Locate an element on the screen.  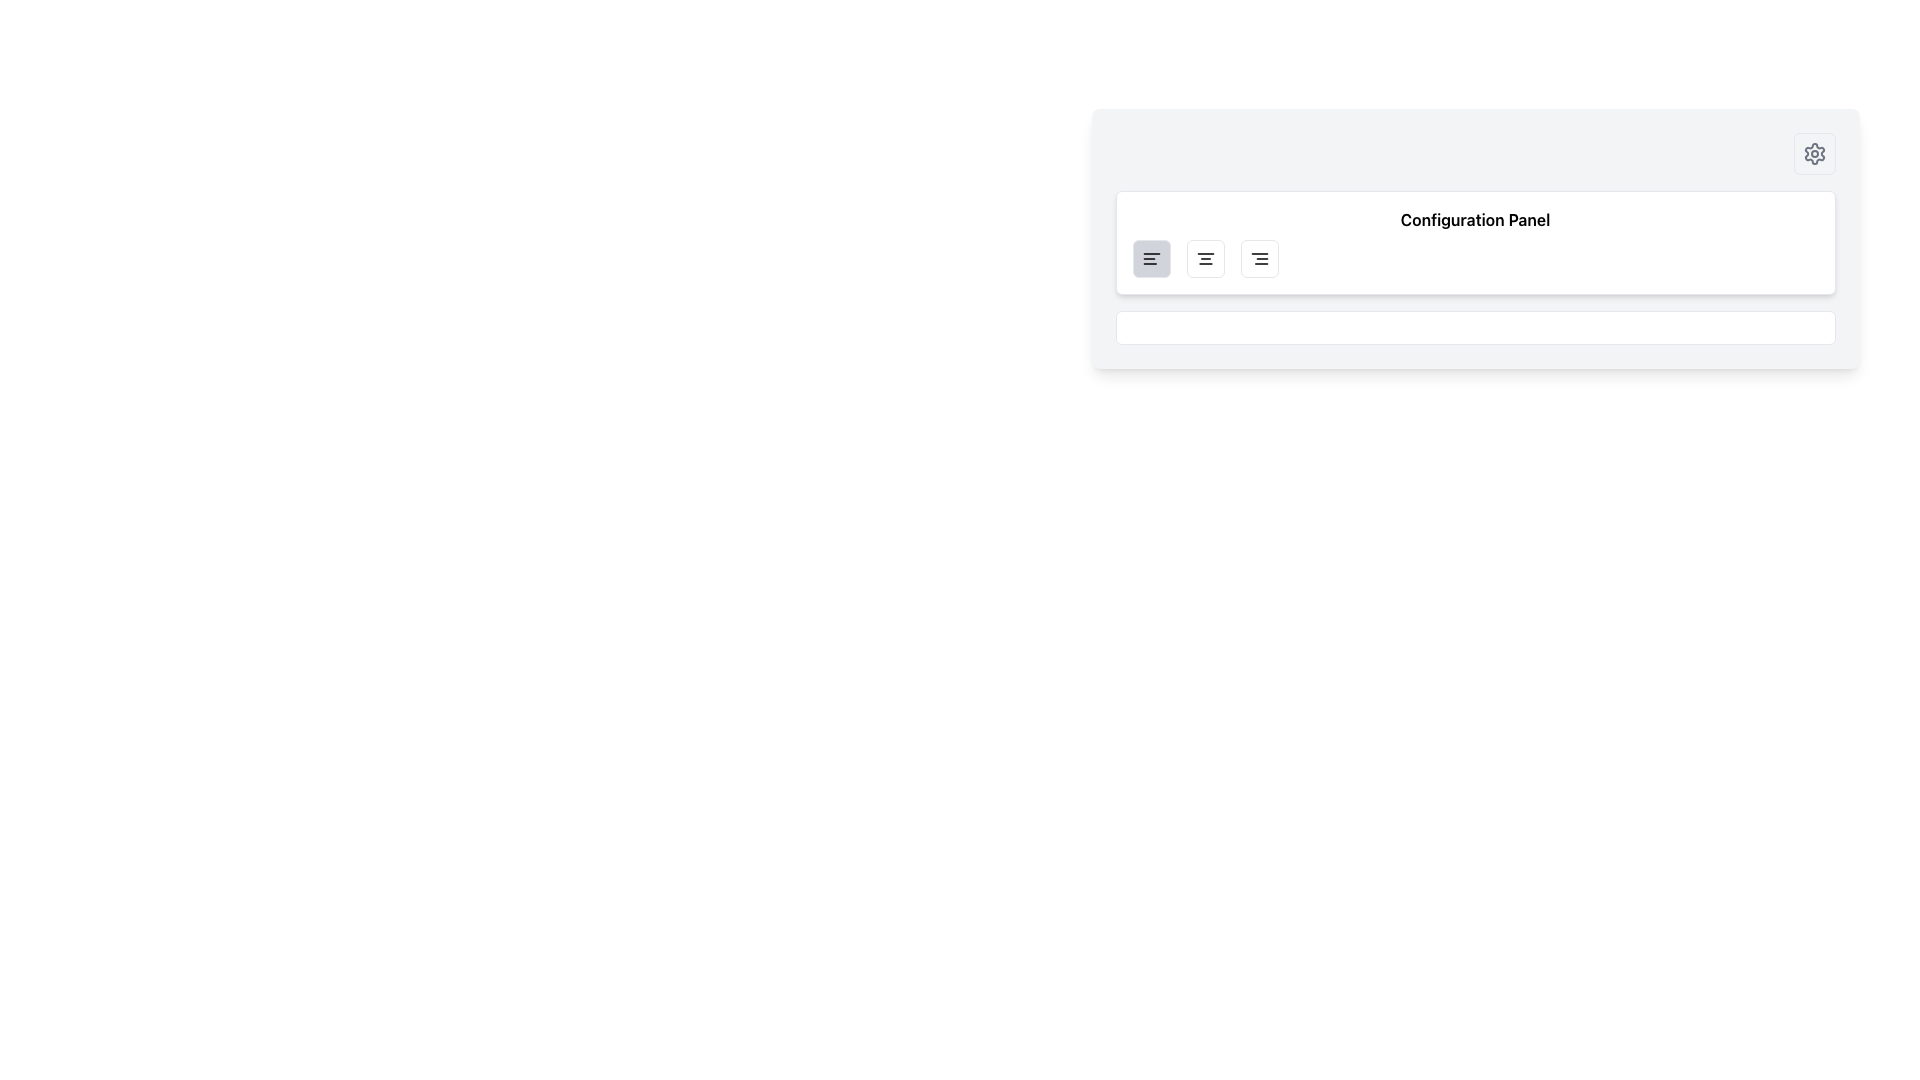
the right-align button icon, which is the third icon in a row of three alignment icons in the configuration panel is located at coordinates (1258, 257).